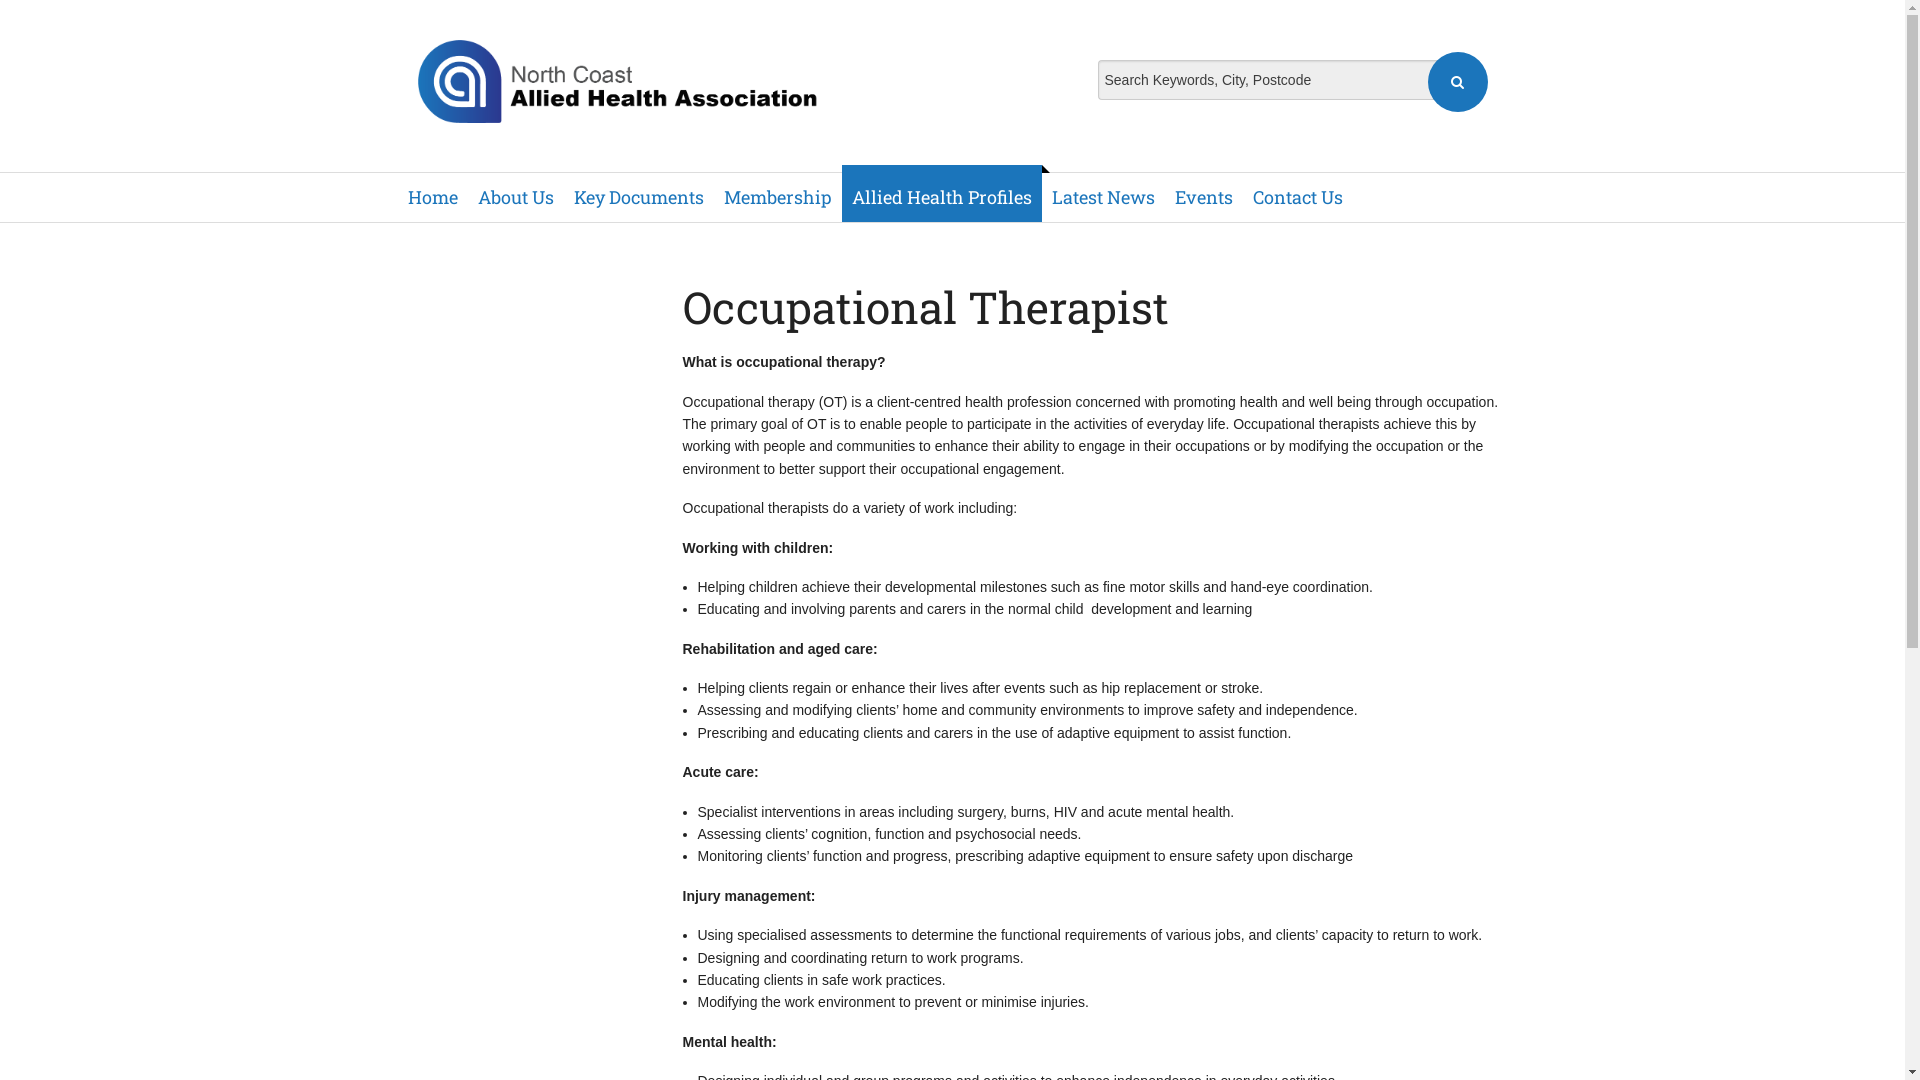  What do you see at coordinates (1202, 197) in the screenshot?
I see `'Events'` at bounding box center [1202, 197].